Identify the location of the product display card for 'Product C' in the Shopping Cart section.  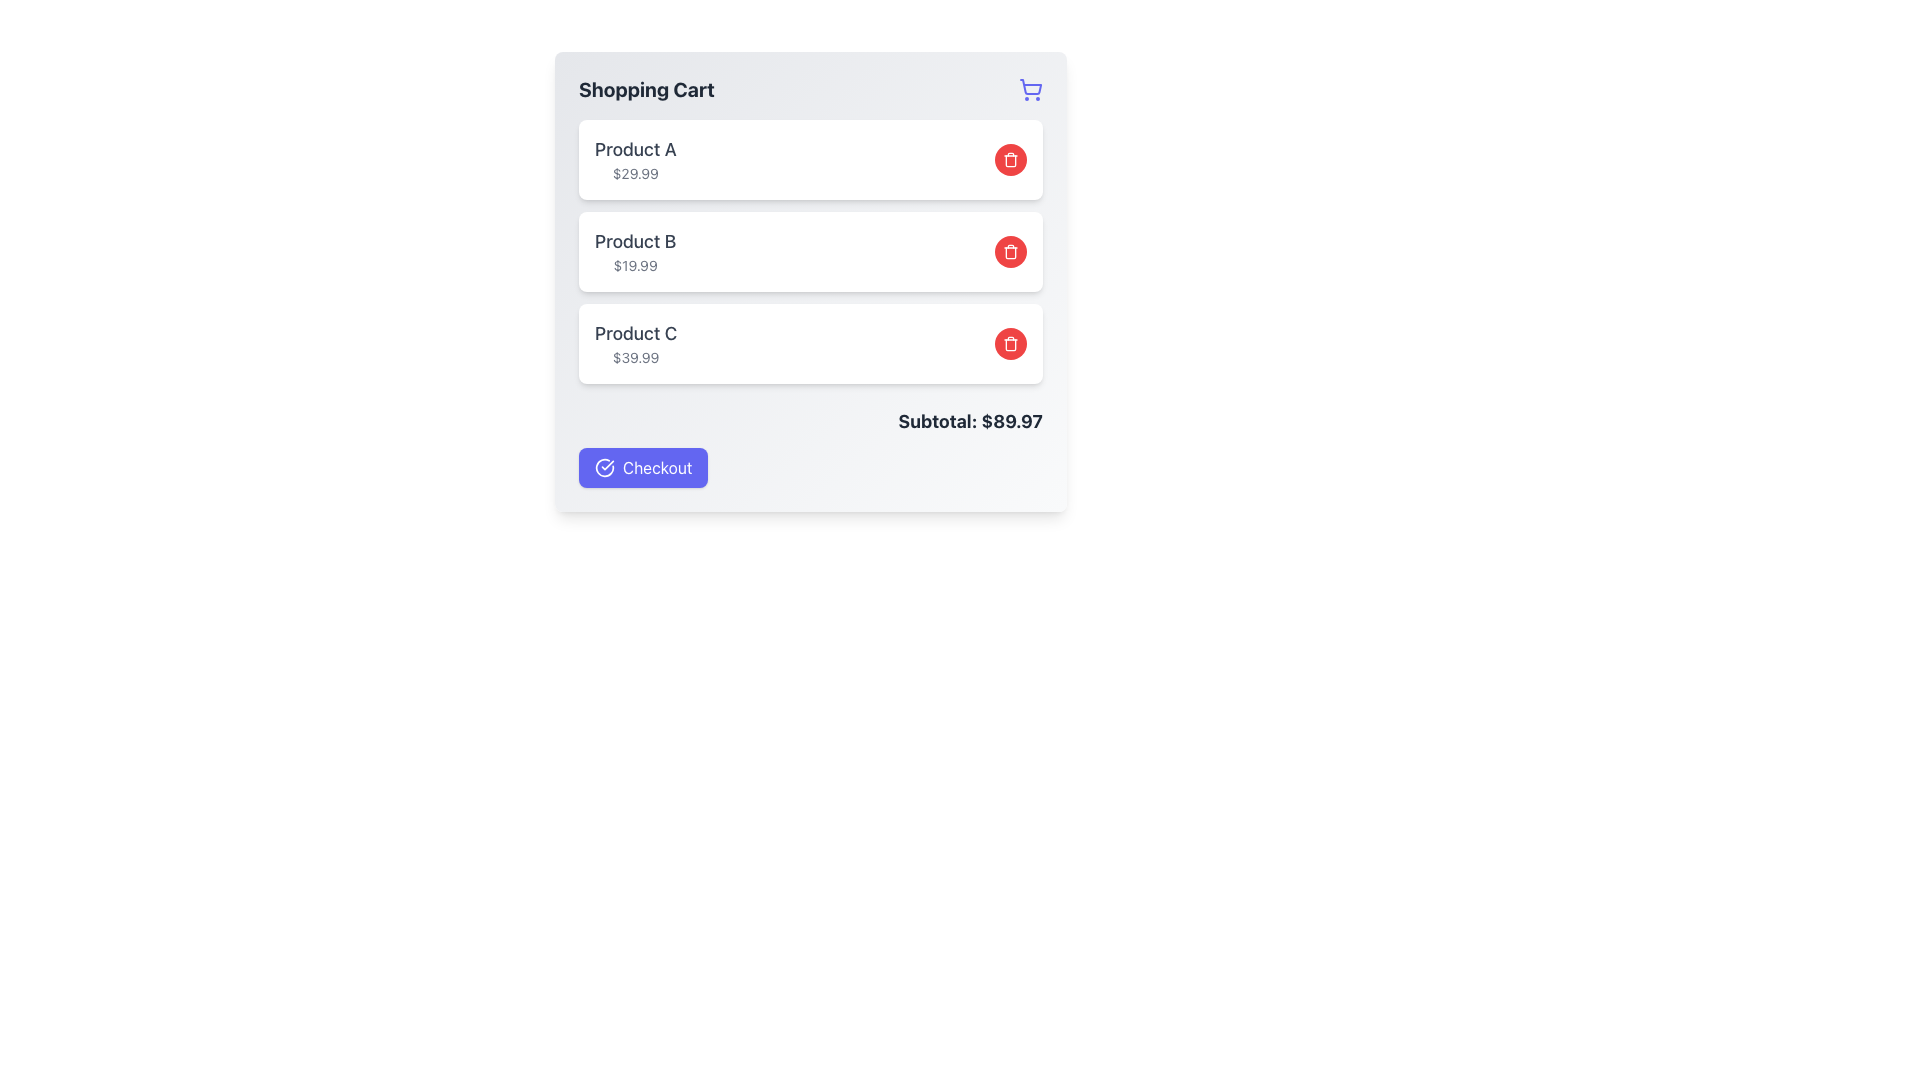
(811, 342).